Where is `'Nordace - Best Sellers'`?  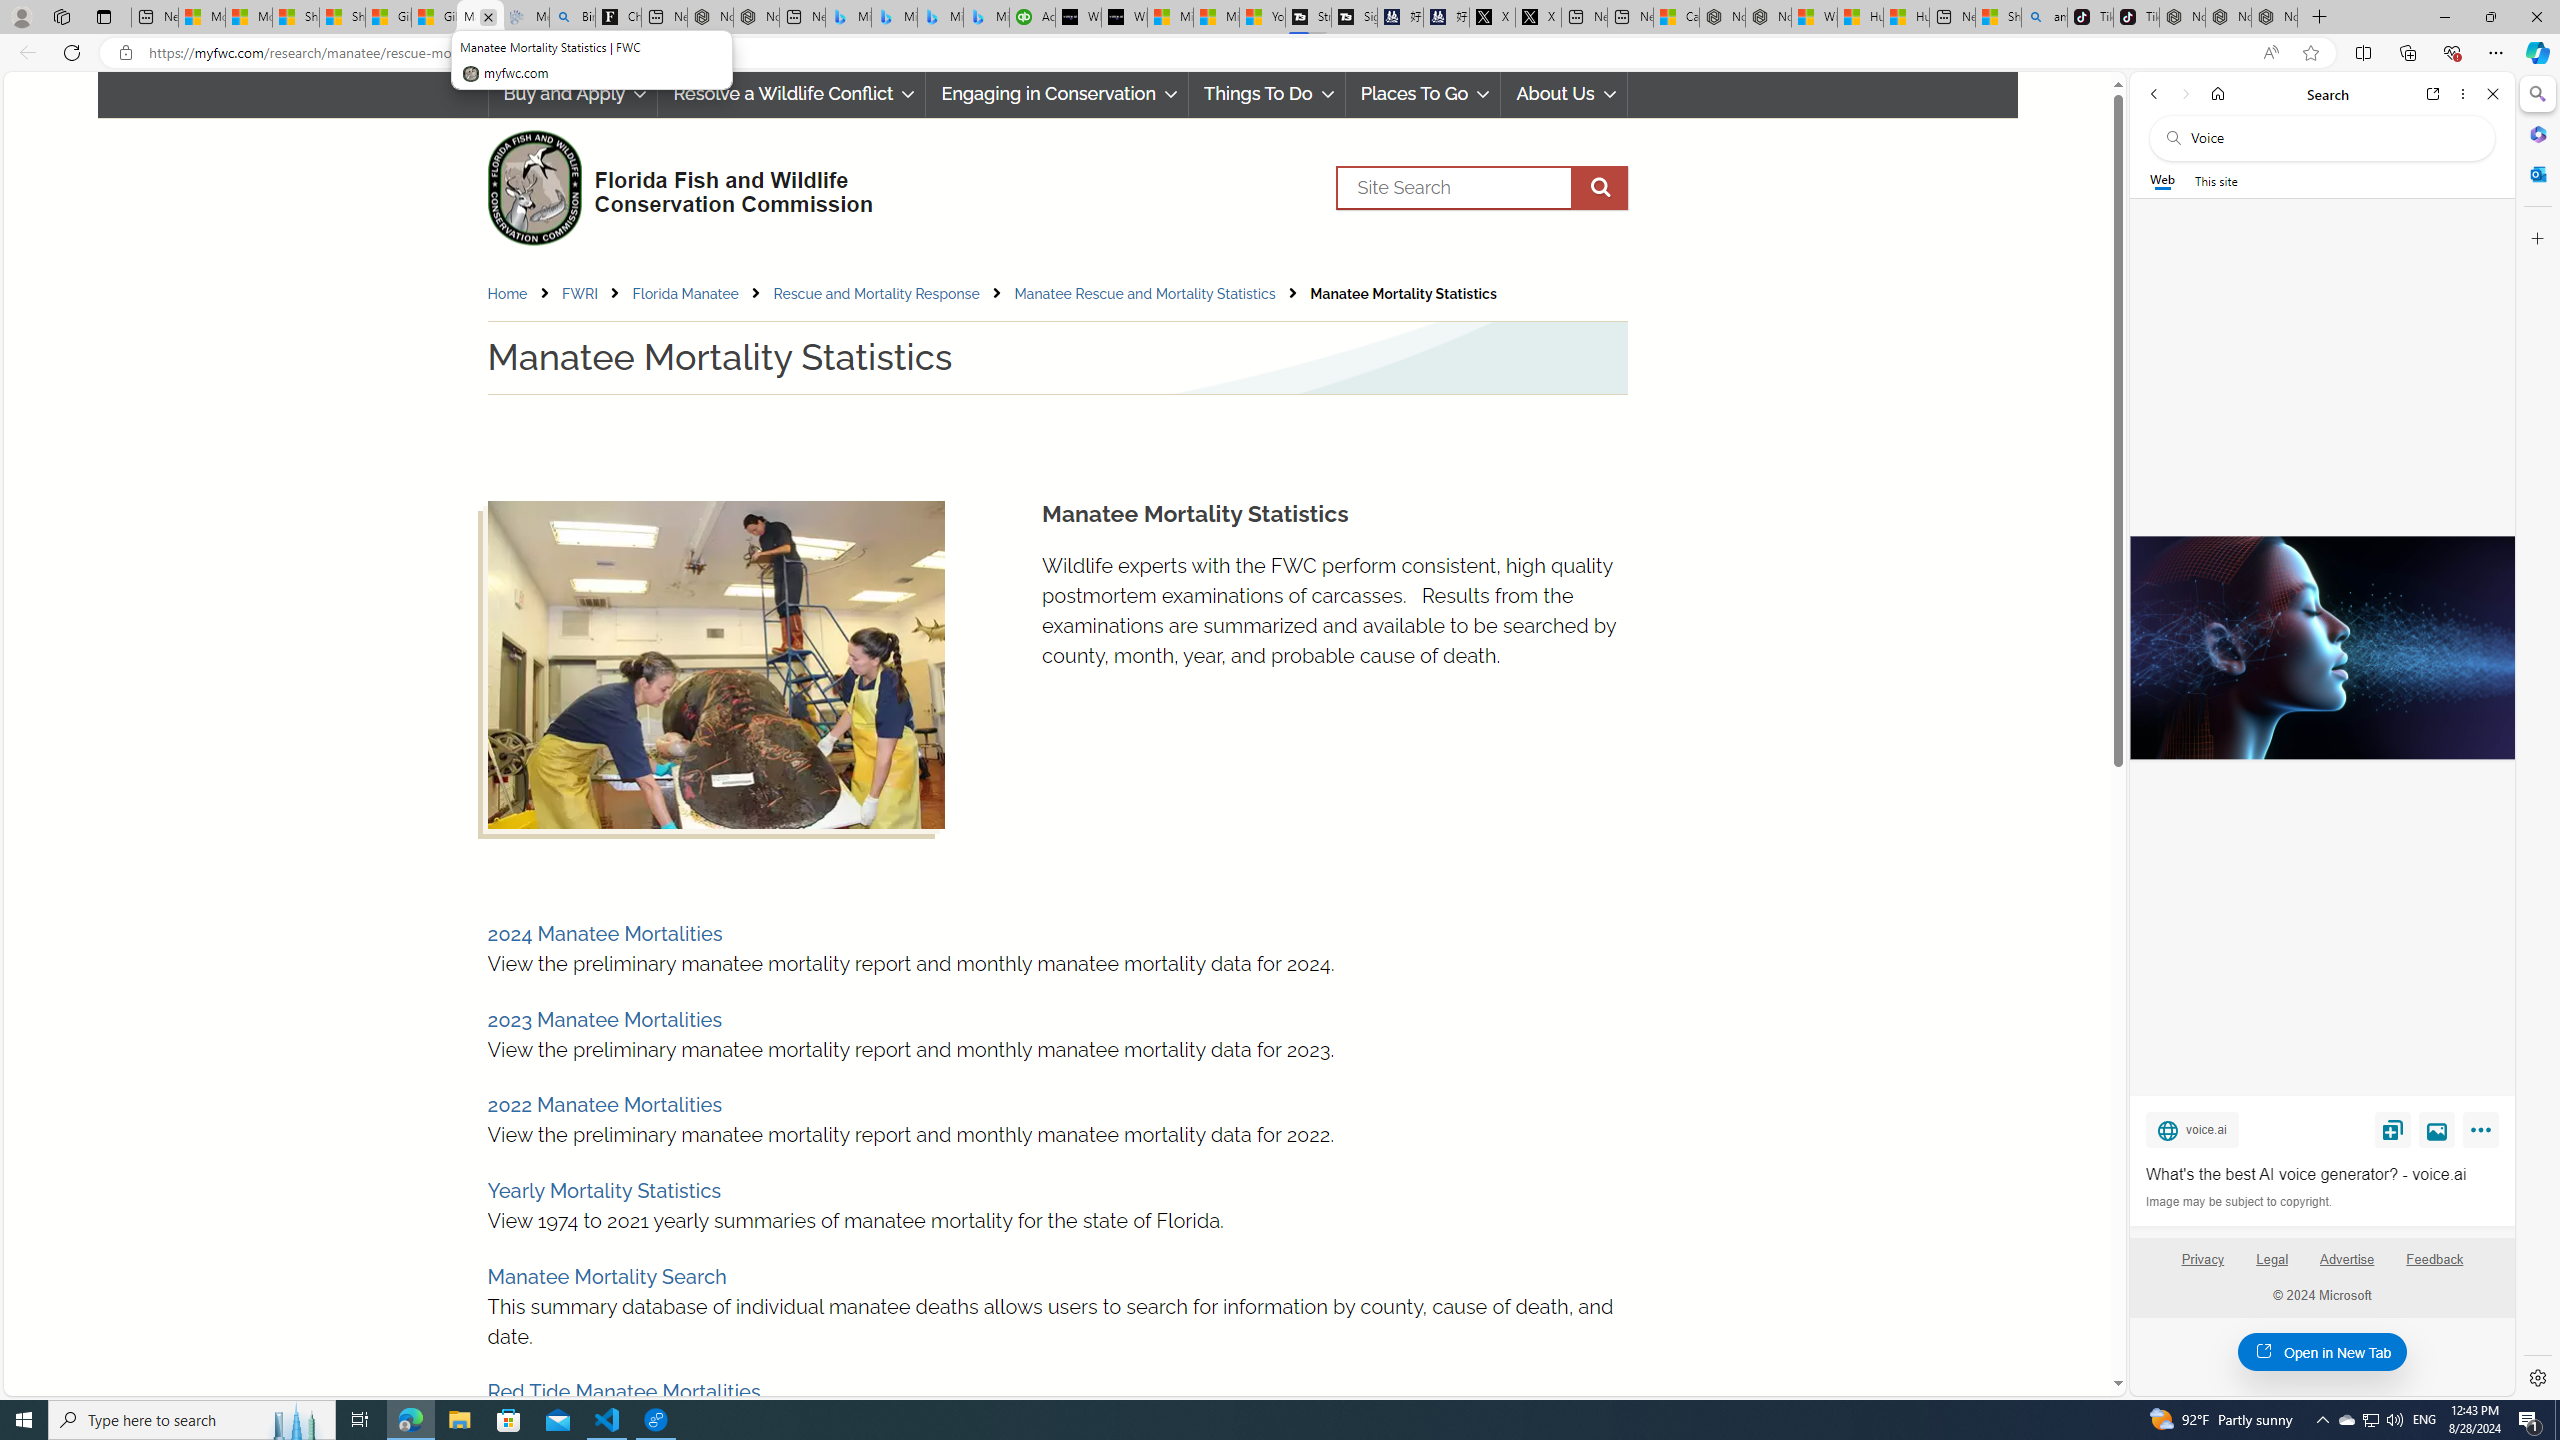 'Nordace - Best Sellers' is located at coordinates (2181, 16).